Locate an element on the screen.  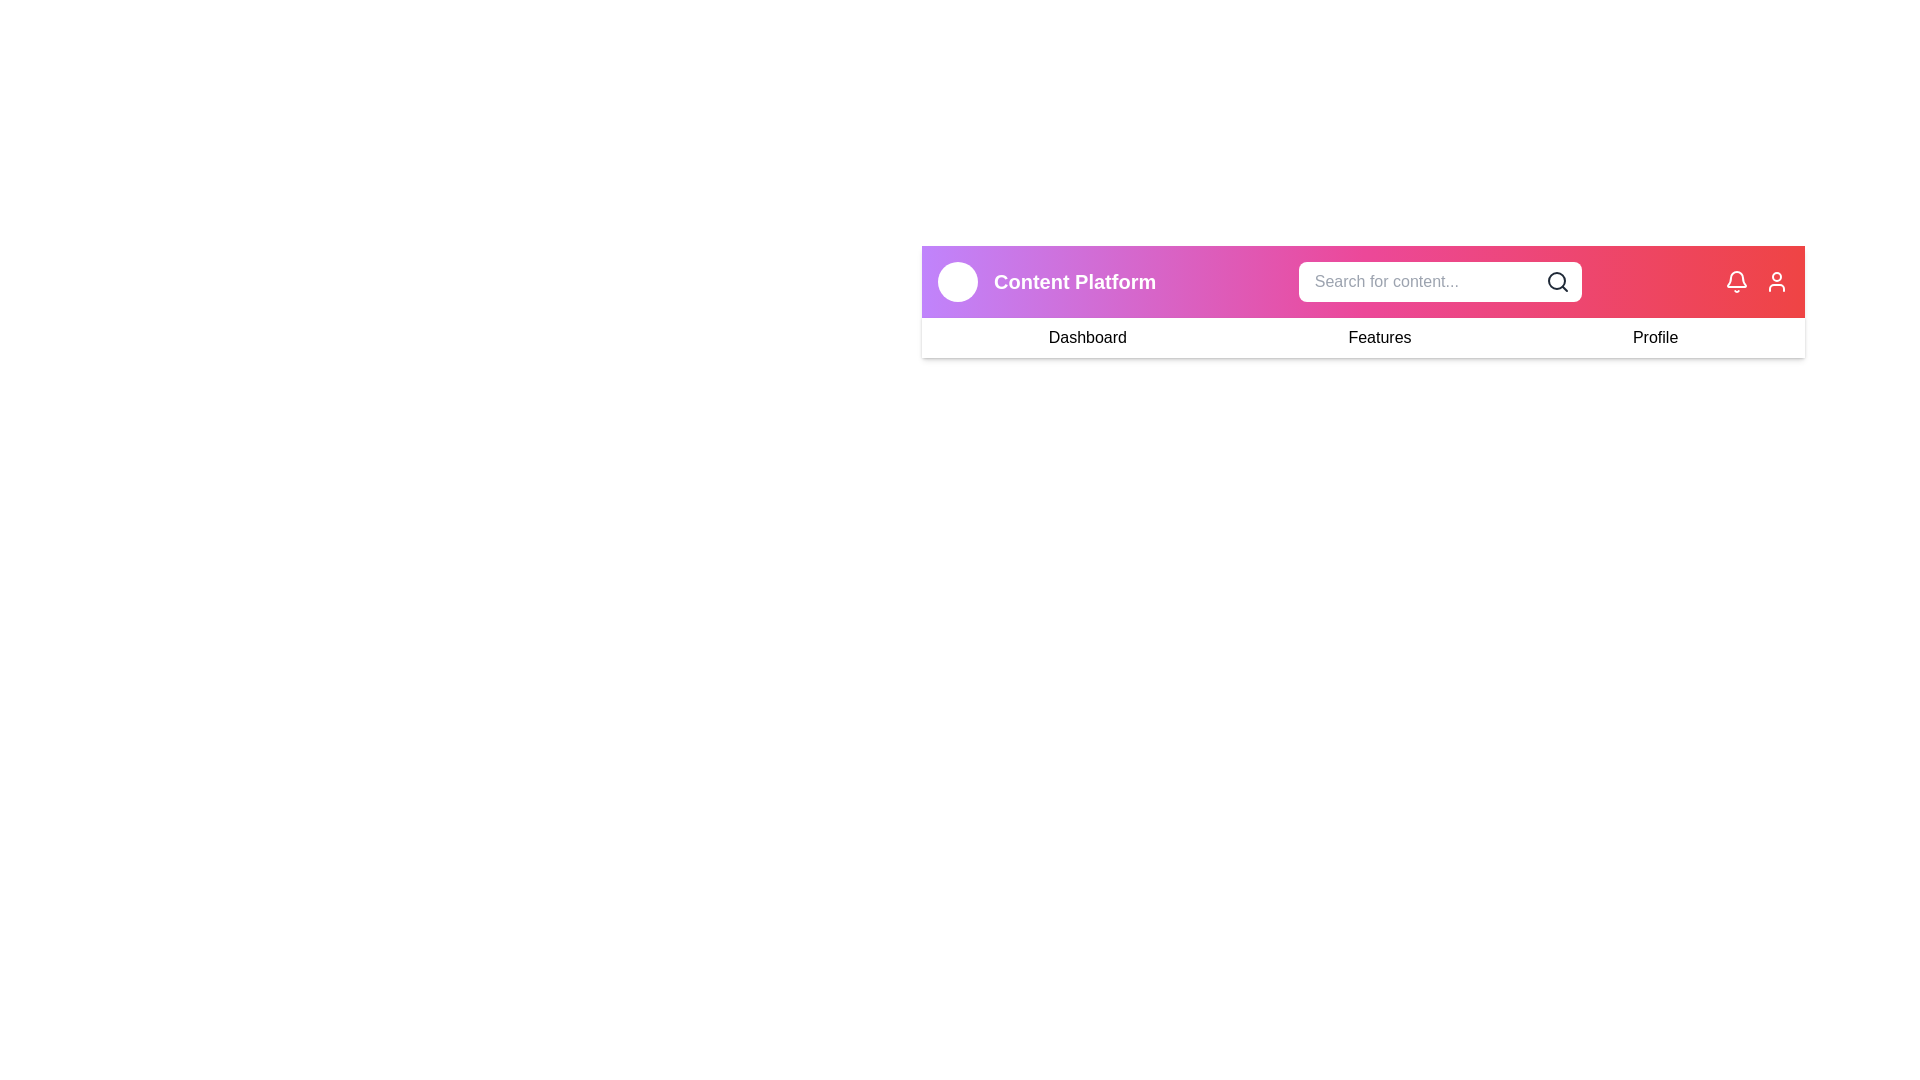
the notification icon in the app bar is located at coordinates (1736, 281).